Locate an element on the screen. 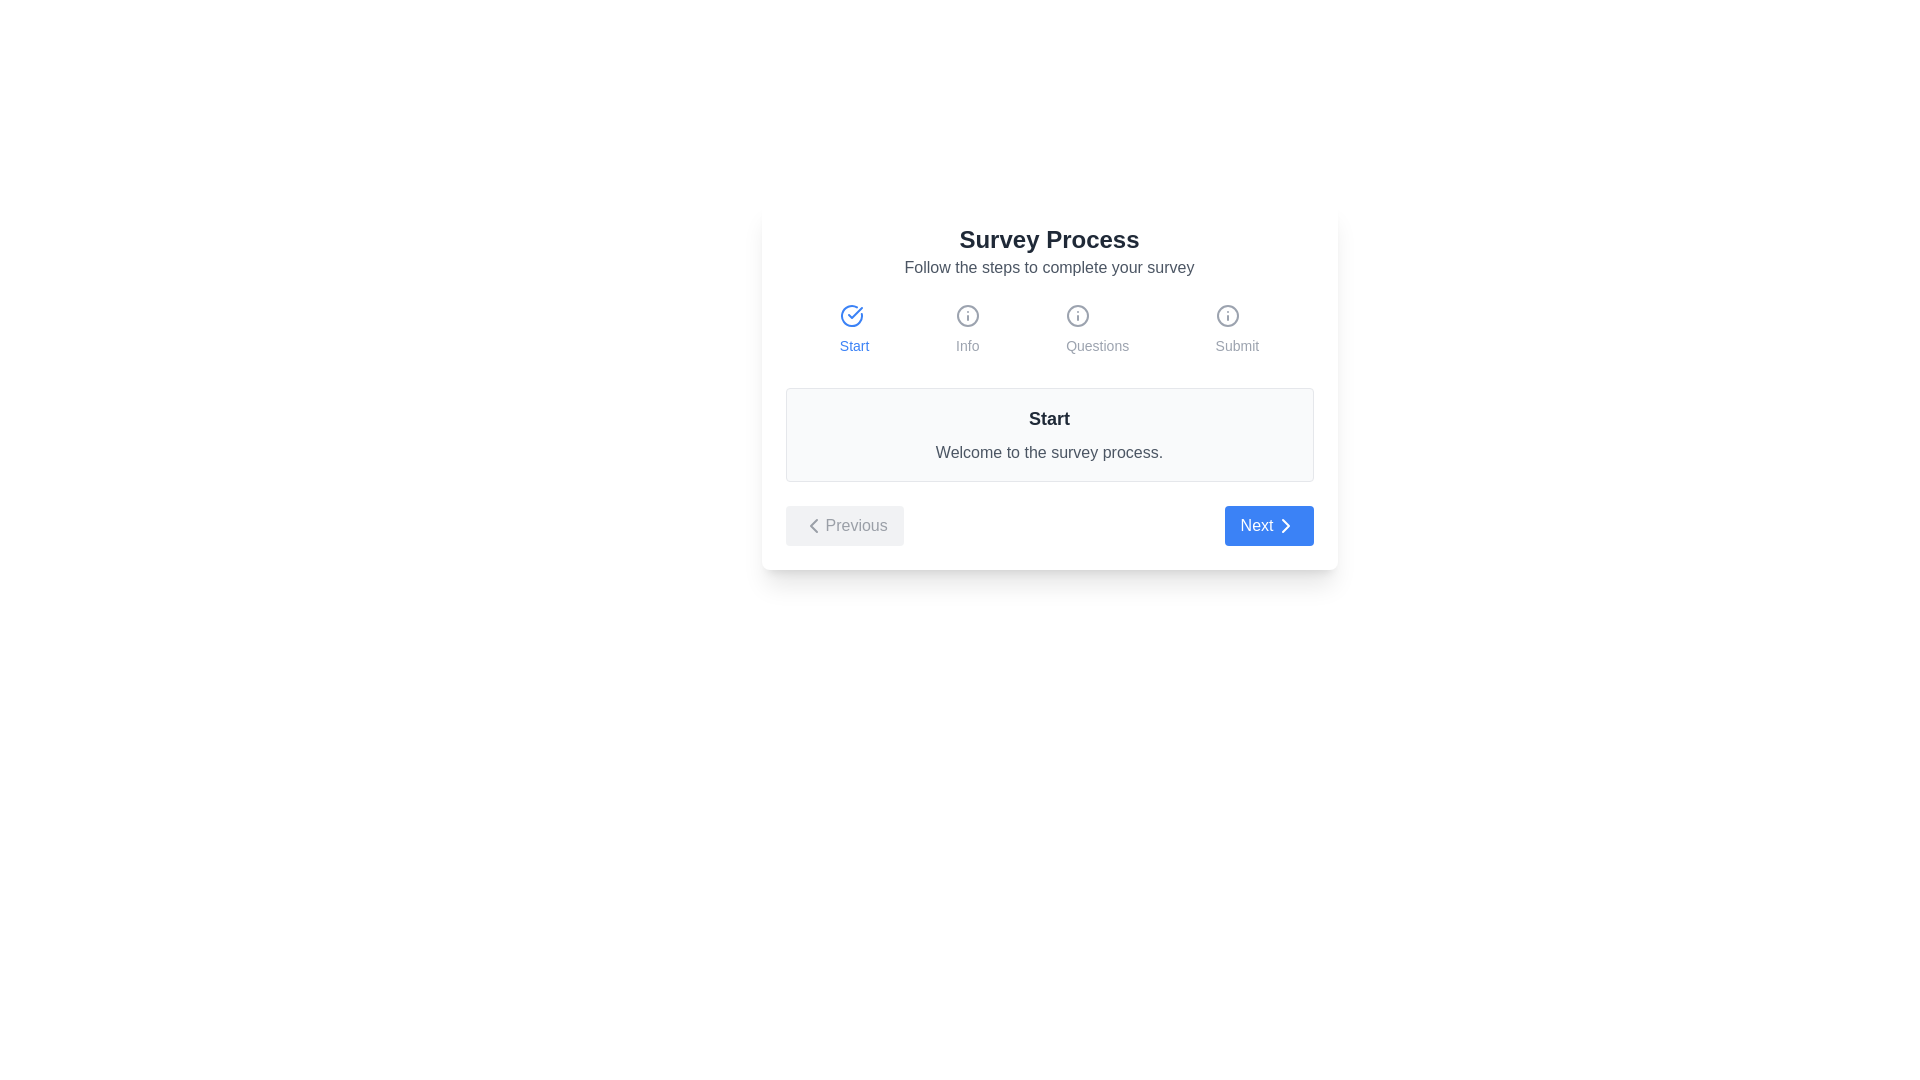 The height and width of the screenshot is (1080, 1920). the blue checkmark icon with a circular outline located prominently in the upper portion of the interface, specifically on the leftmost side of a row of circular icons, above the text label 'Start' is located at coordinates (854, 315).